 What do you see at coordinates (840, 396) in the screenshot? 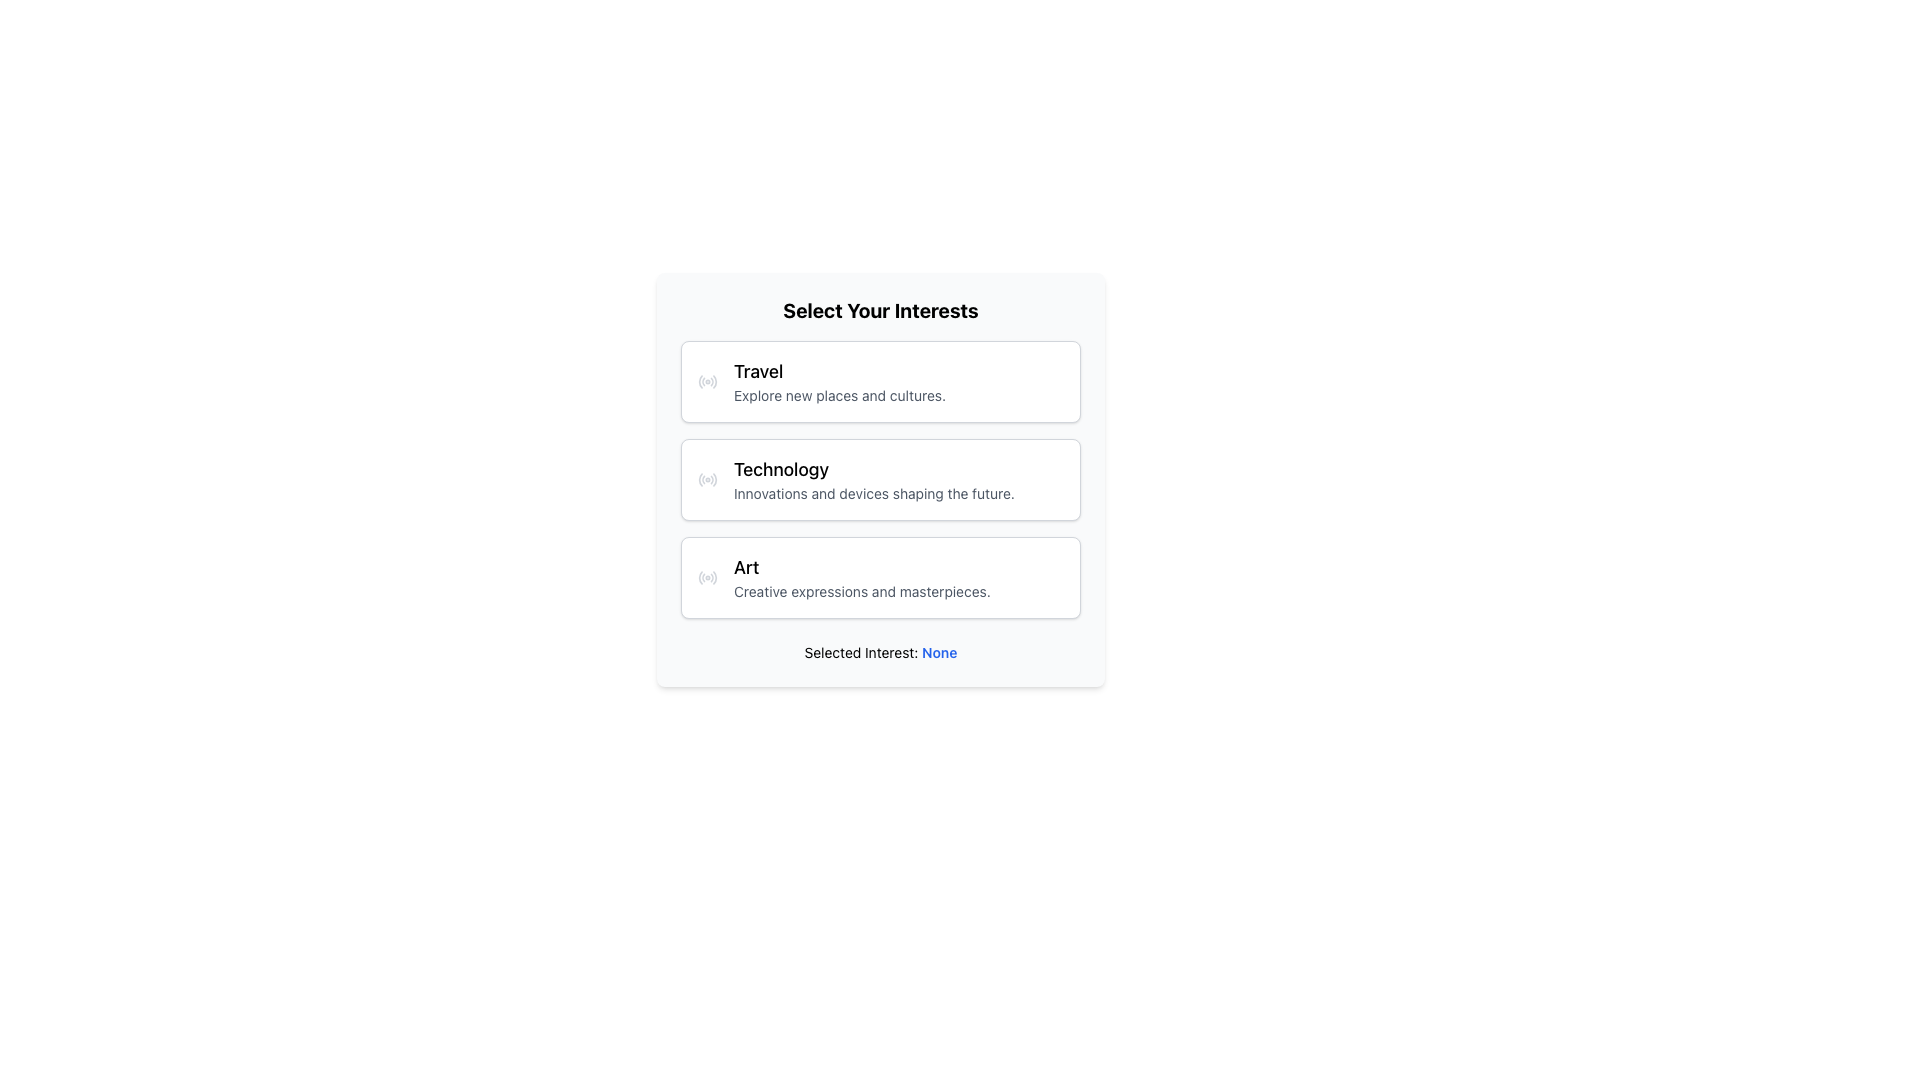
I see `the text label providing context for the 'Travel' category, located directly below the 'Travel' text and aligned to the left within the first interest option box` at bounding box center [840, 396].